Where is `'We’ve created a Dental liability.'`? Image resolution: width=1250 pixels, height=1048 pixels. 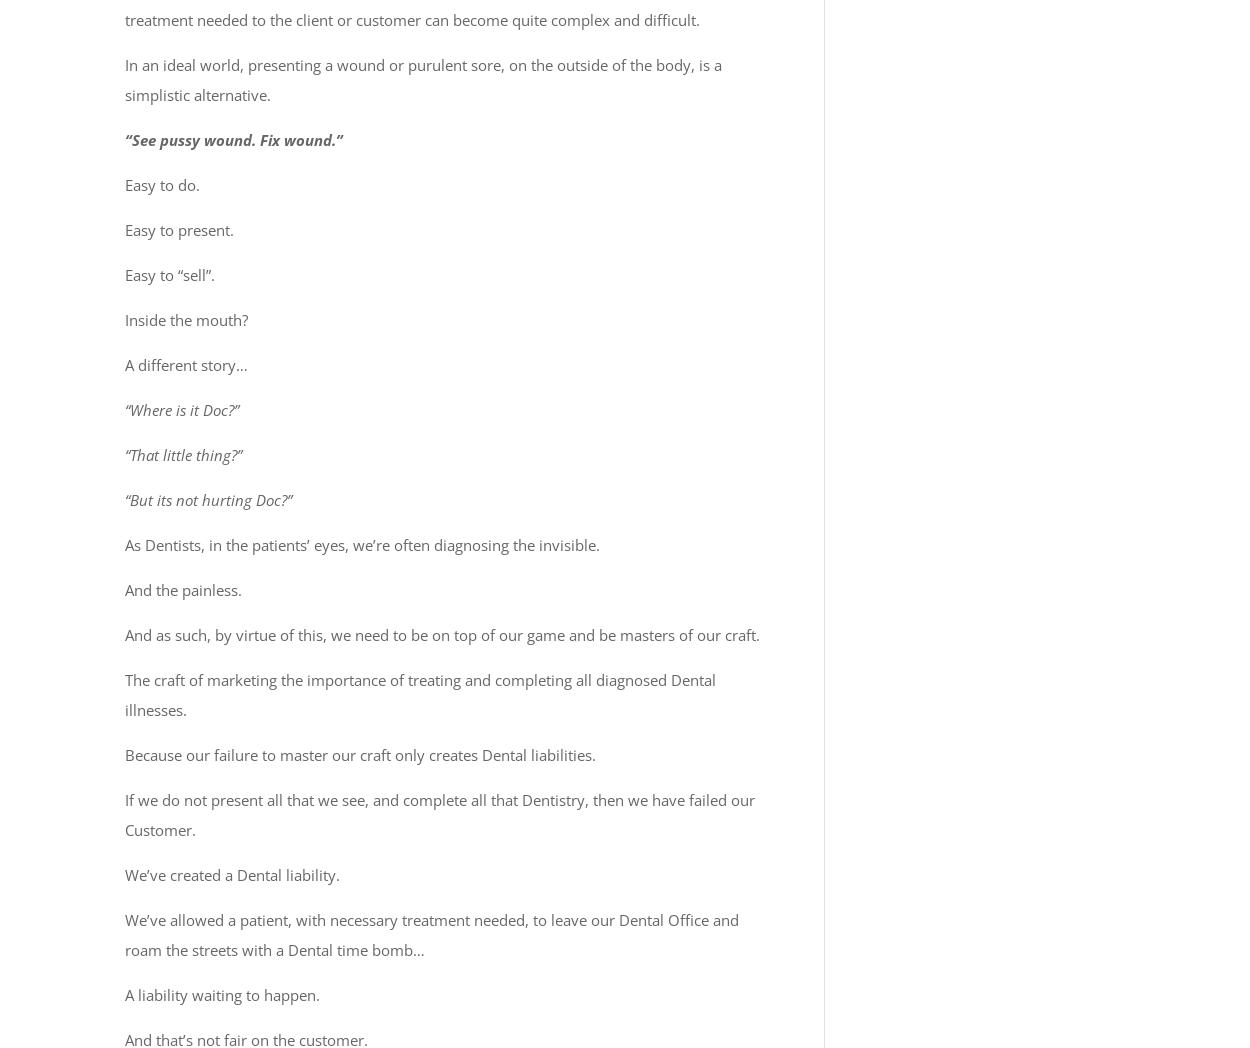
'We’ve created a Dental liability.' is located at coordinates (231, 873).